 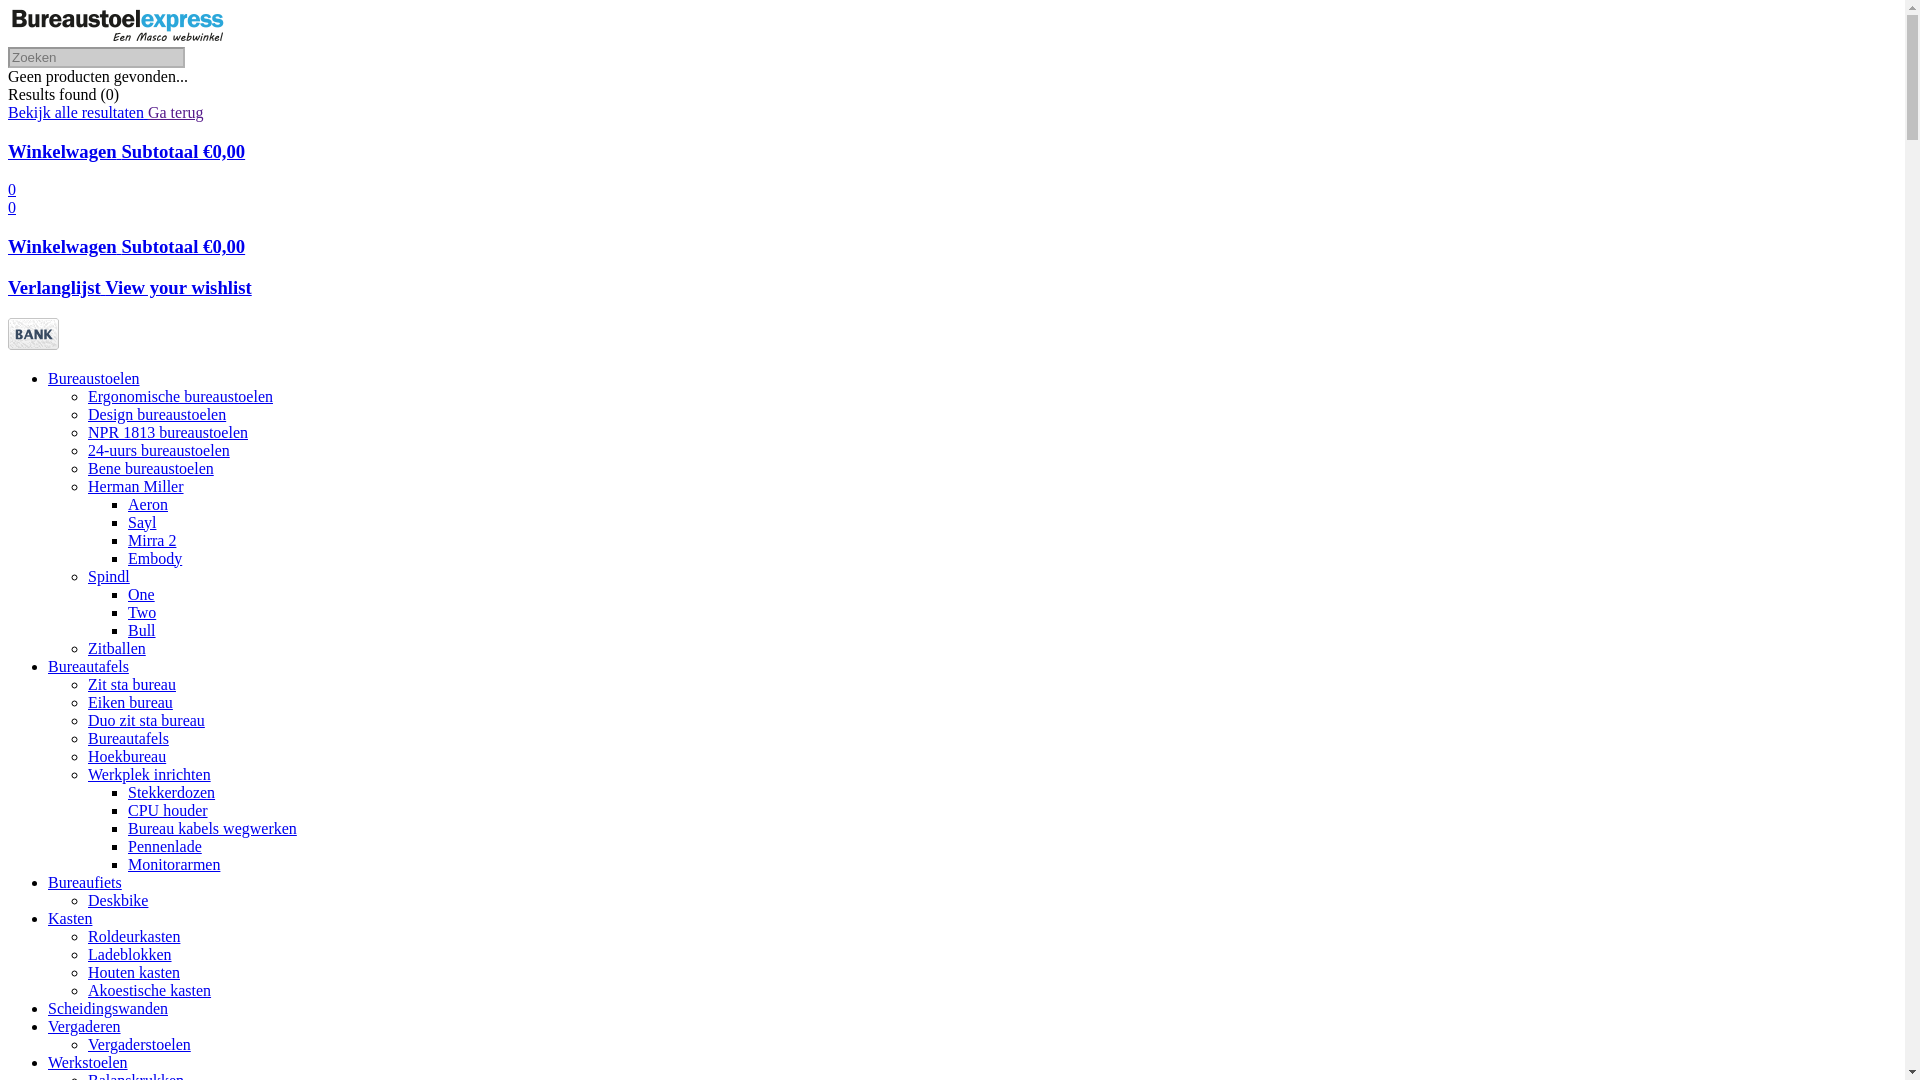 What do you see at coordinates (12, 207) in the screenshot?
I see `'0'` at bounding box center [12, 207].